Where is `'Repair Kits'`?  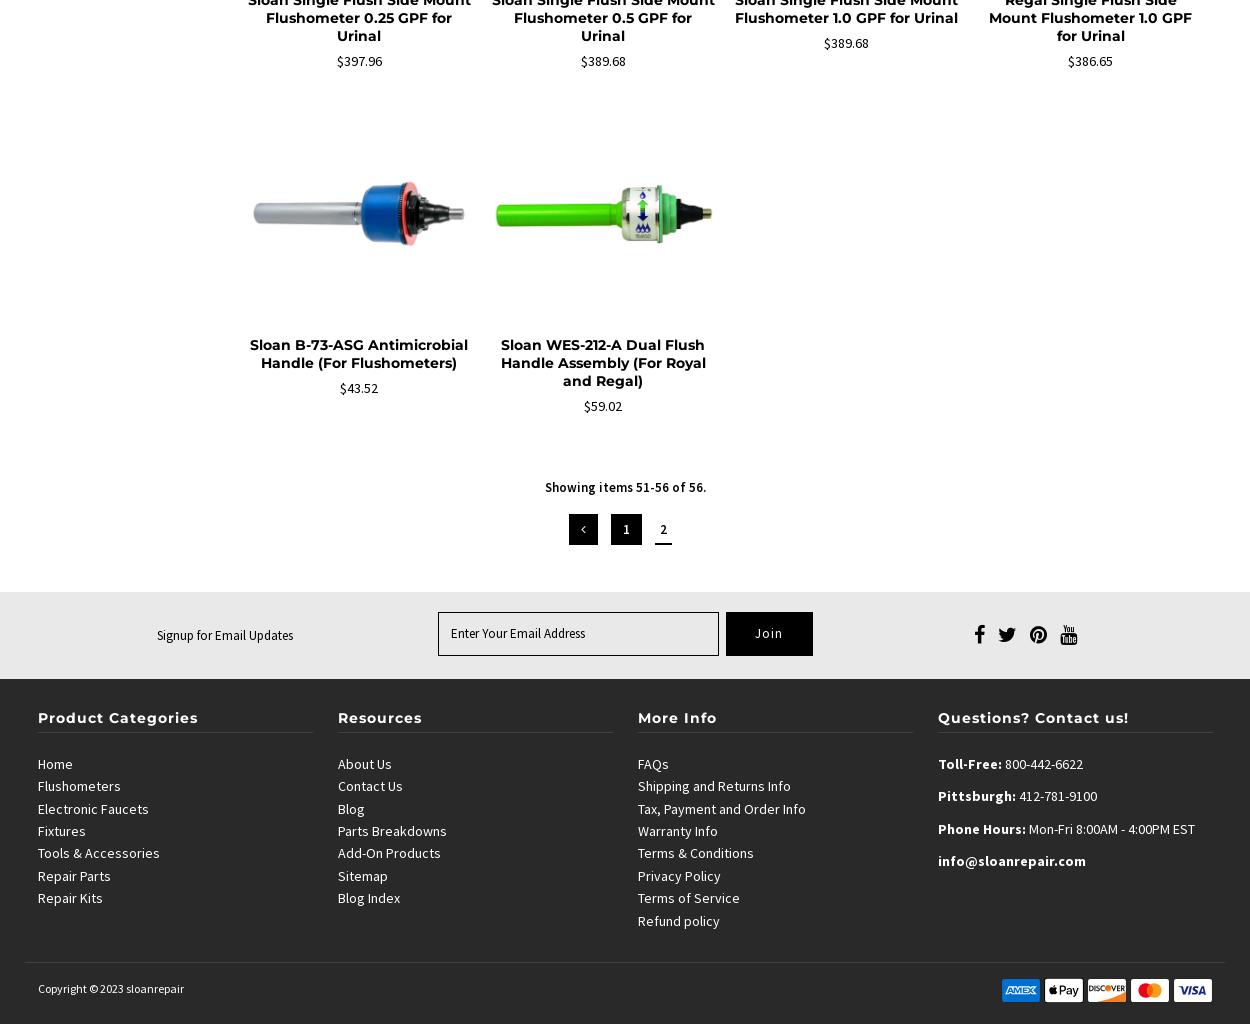
'Repair Kits' is located at coordinates (37, 897).